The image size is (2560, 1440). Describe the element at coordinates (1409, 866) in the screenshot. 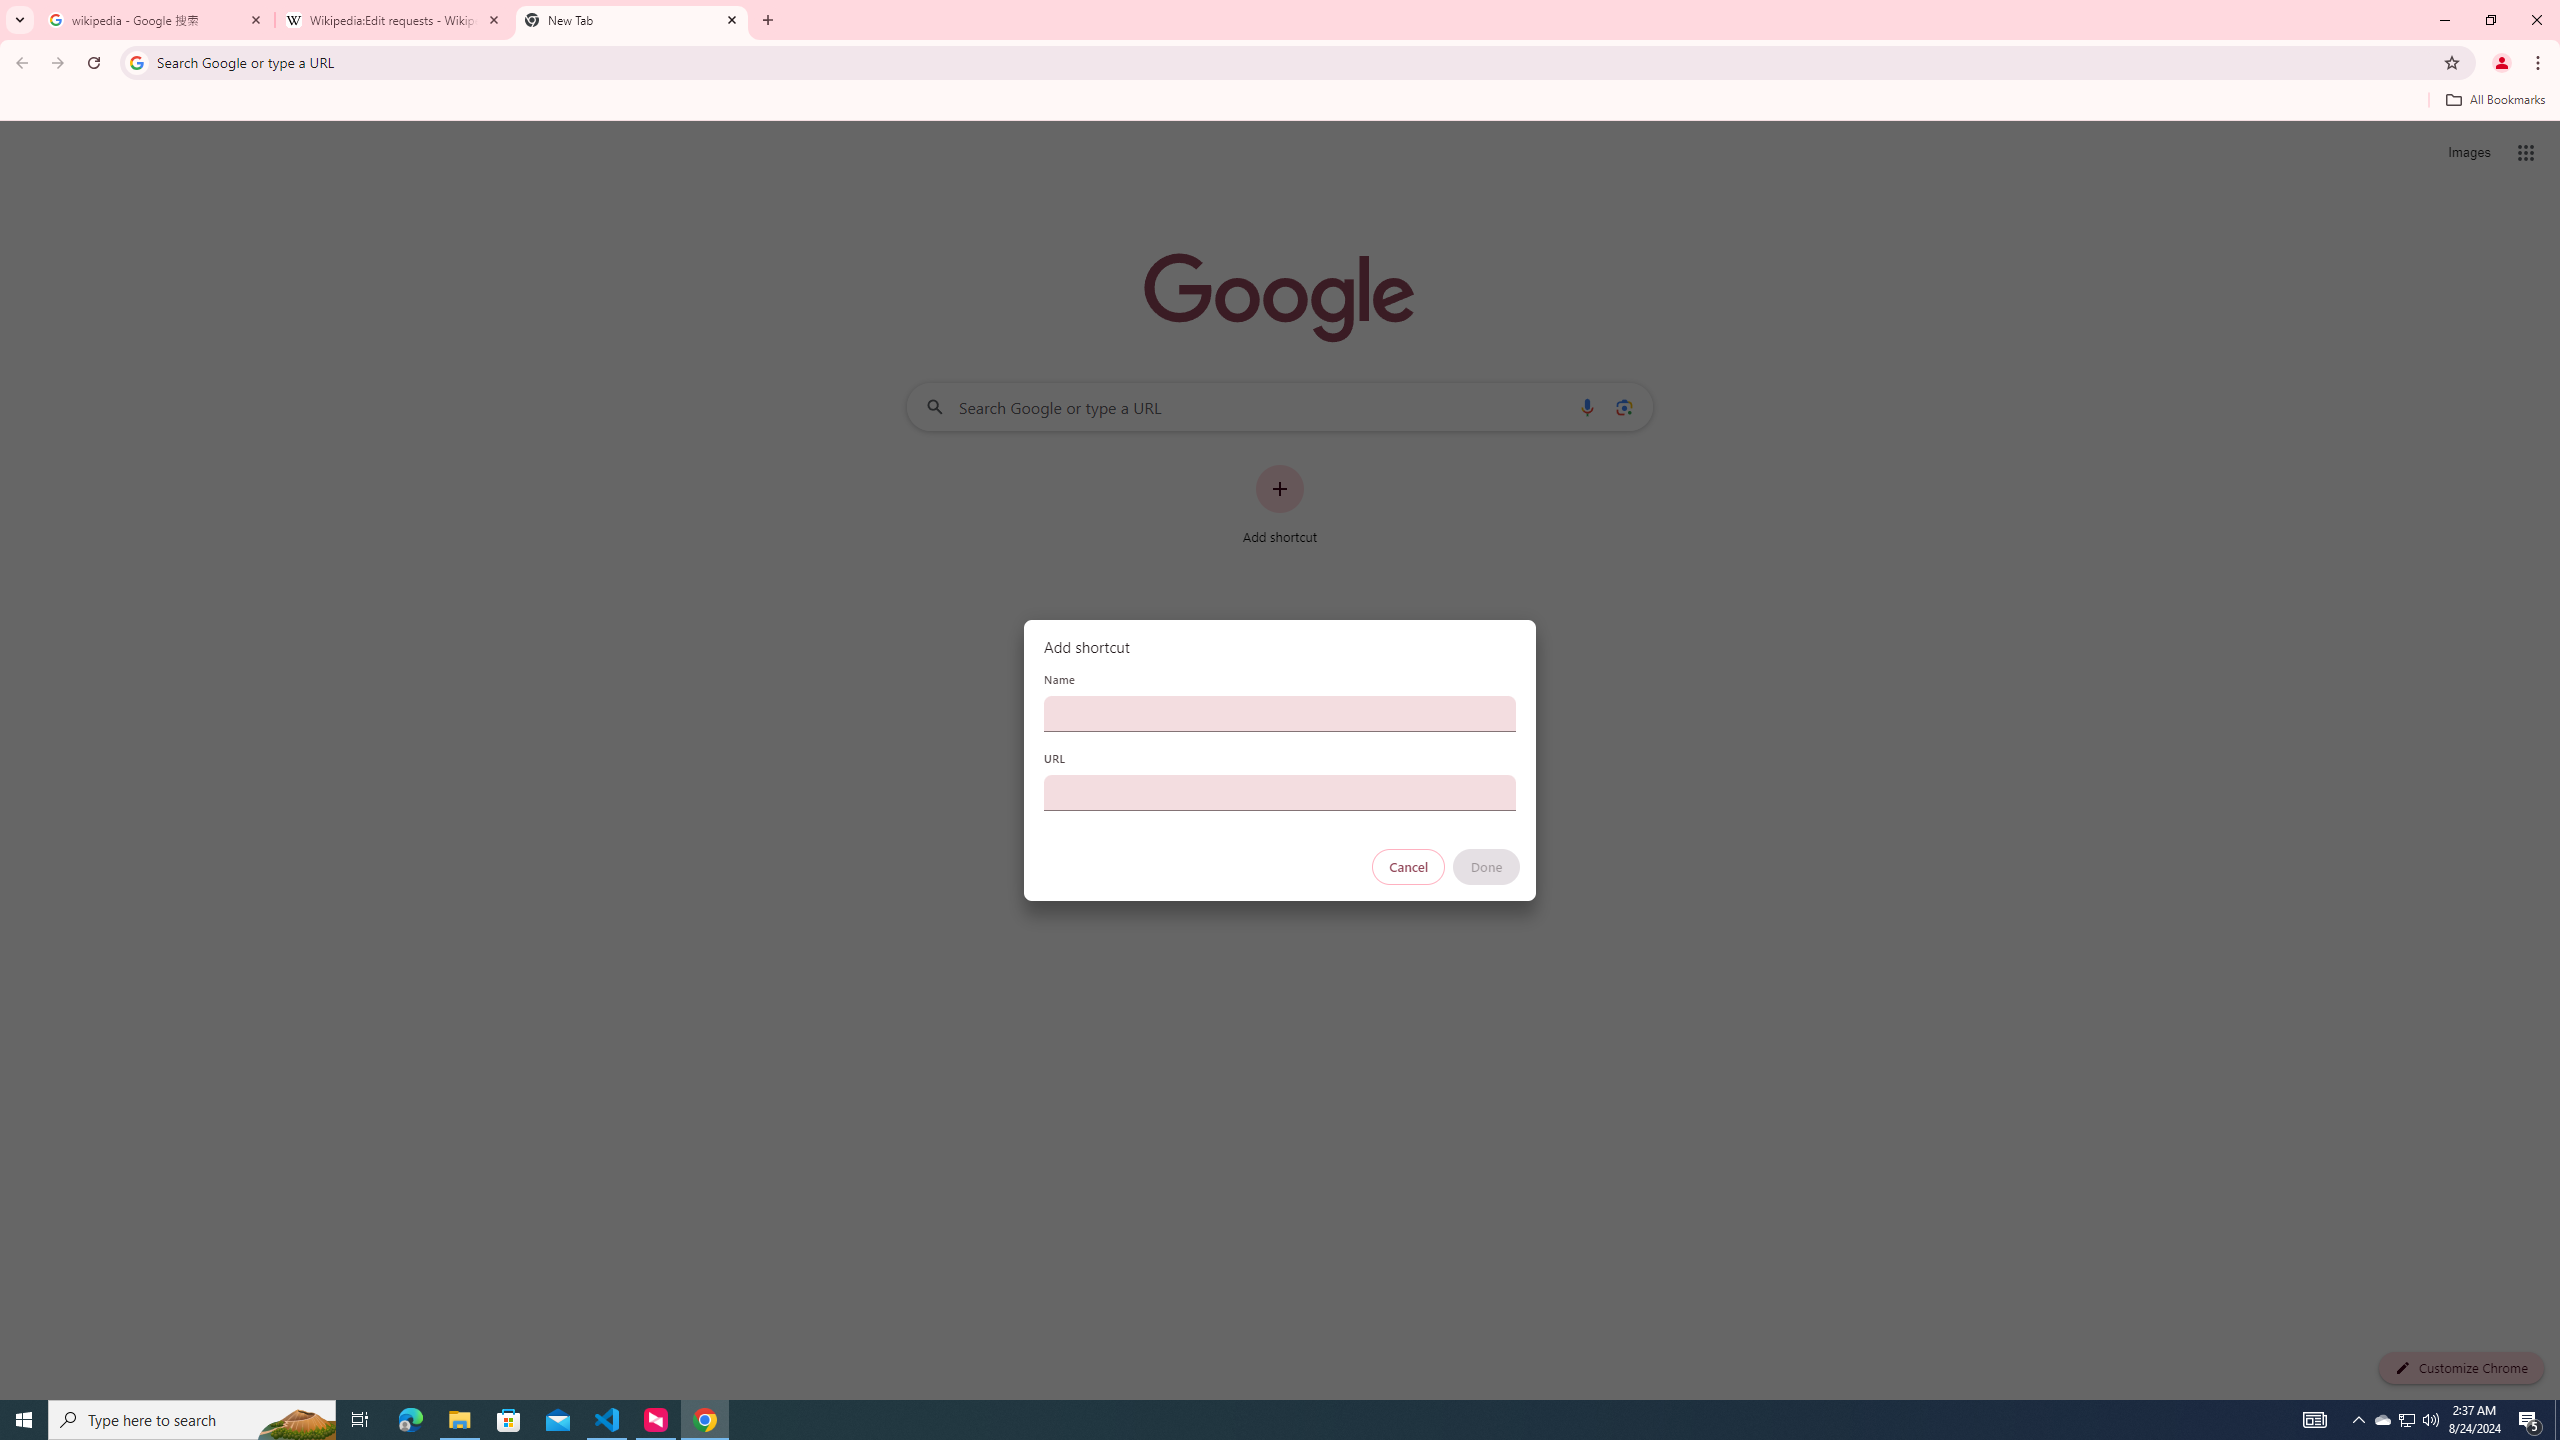

I see `'Cancel'` at that location.